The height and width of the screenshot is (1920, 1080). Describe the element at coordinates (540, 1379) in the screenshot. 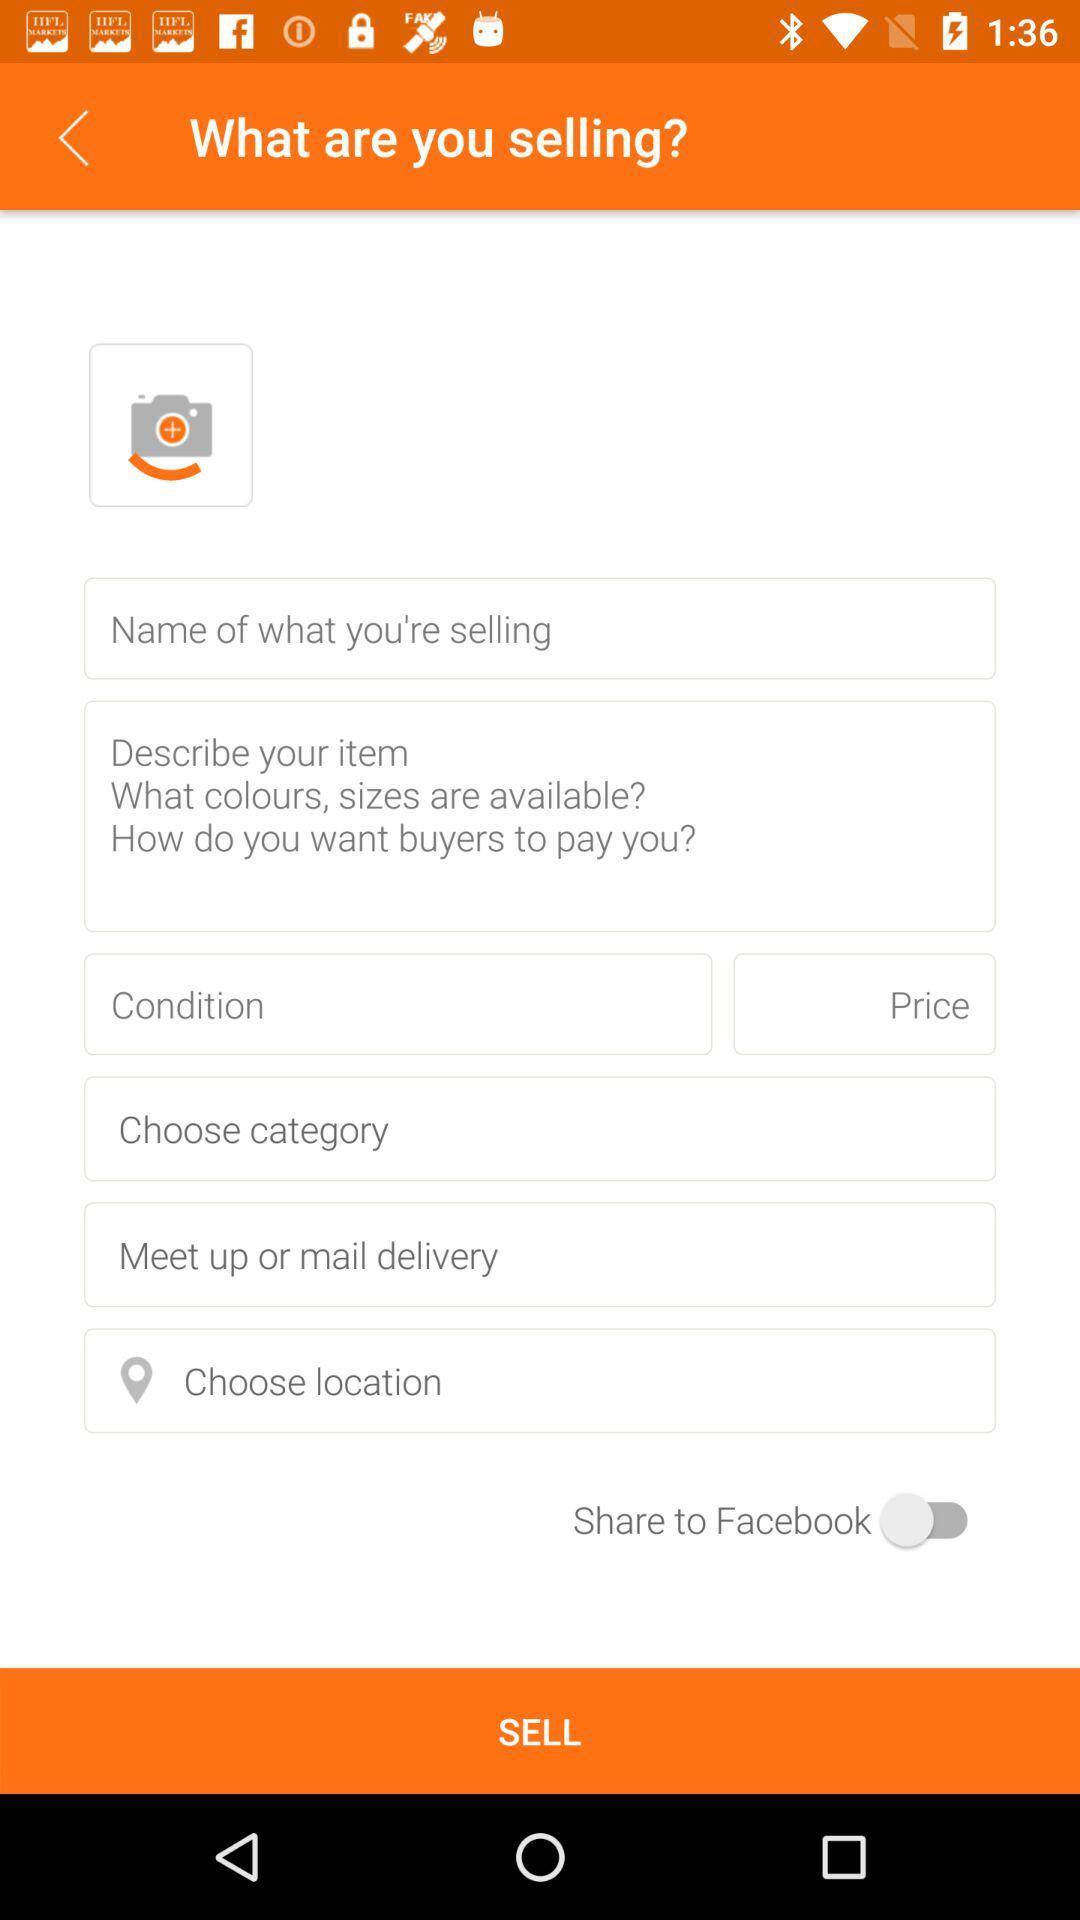

I see `choose location icon` at that location.